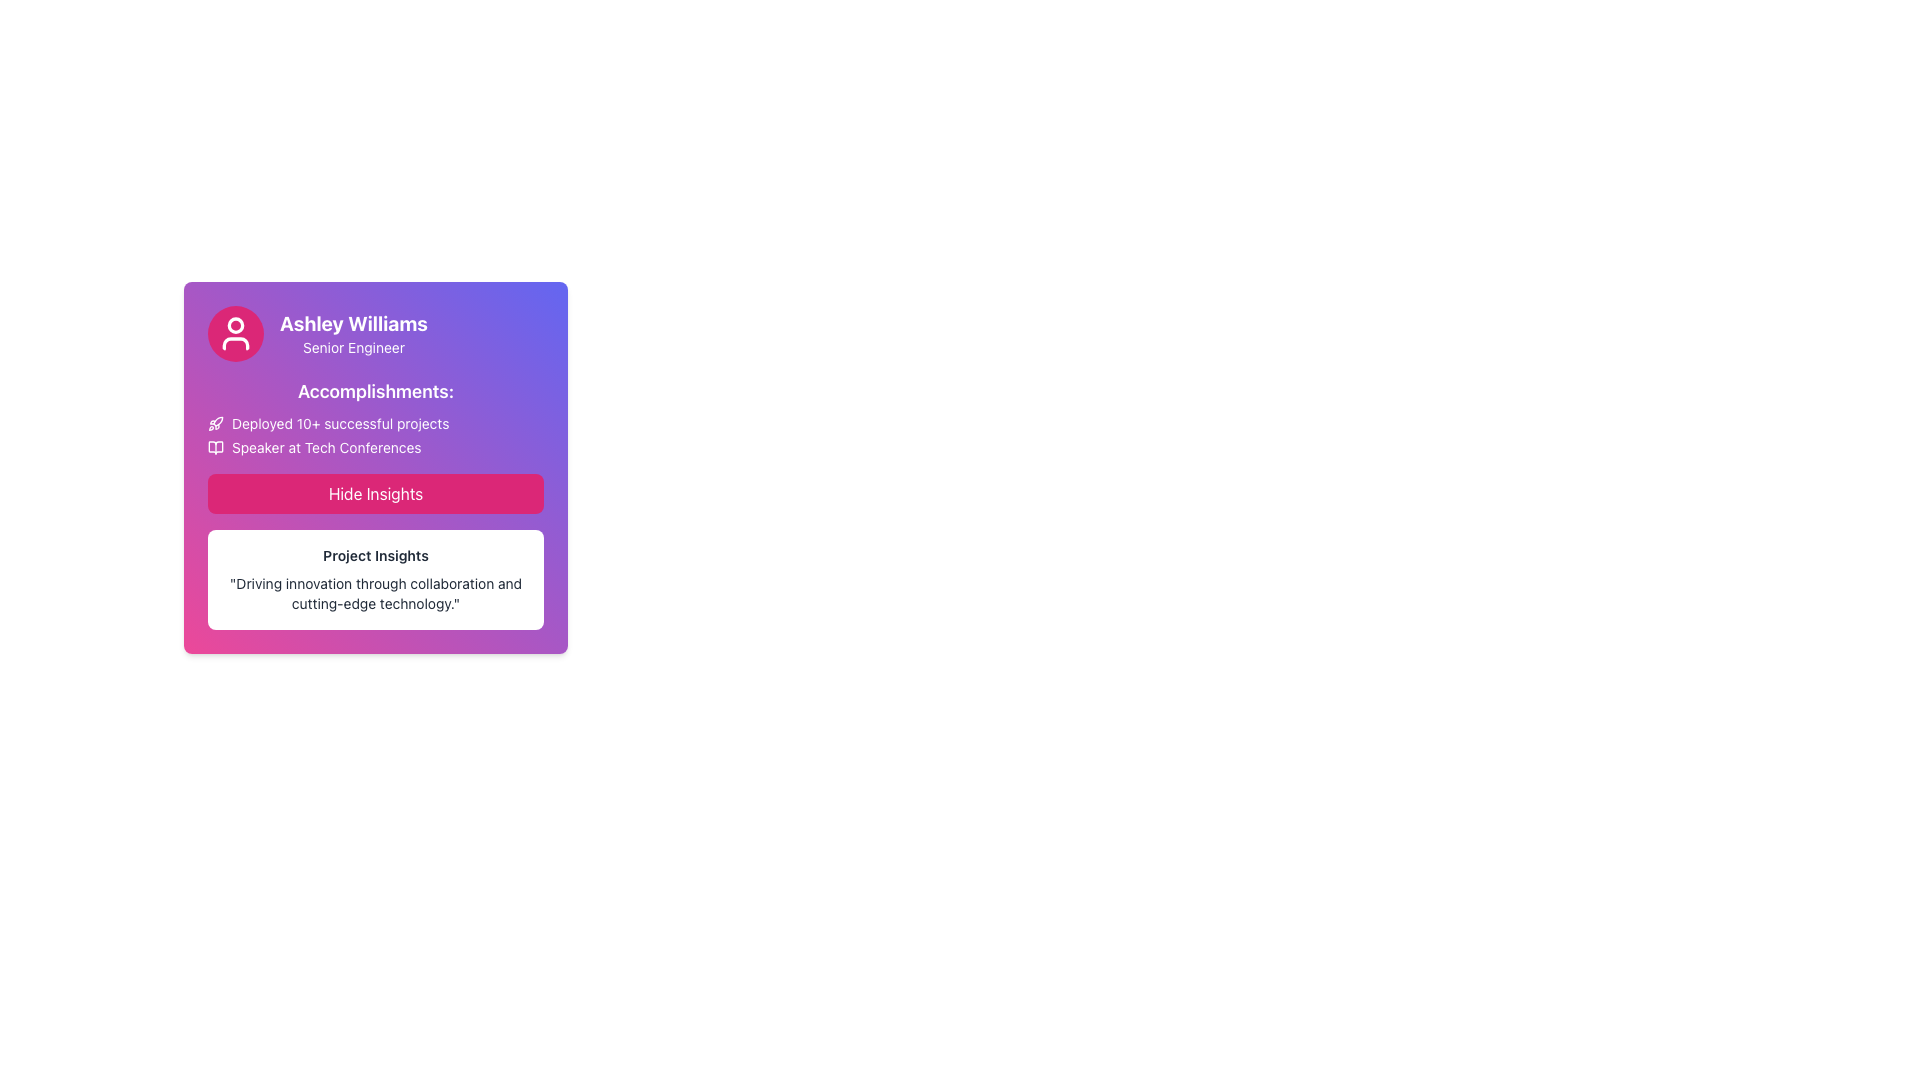 Image resolution: width=1920 pixels, height=1080 pixels. What do you see at coordinates (375, 434) in the screenshot?
I see `the static text block that lists accomplishments or achievements, located below the 'Accomplishments:' heading` at bounding box center [375, 434].